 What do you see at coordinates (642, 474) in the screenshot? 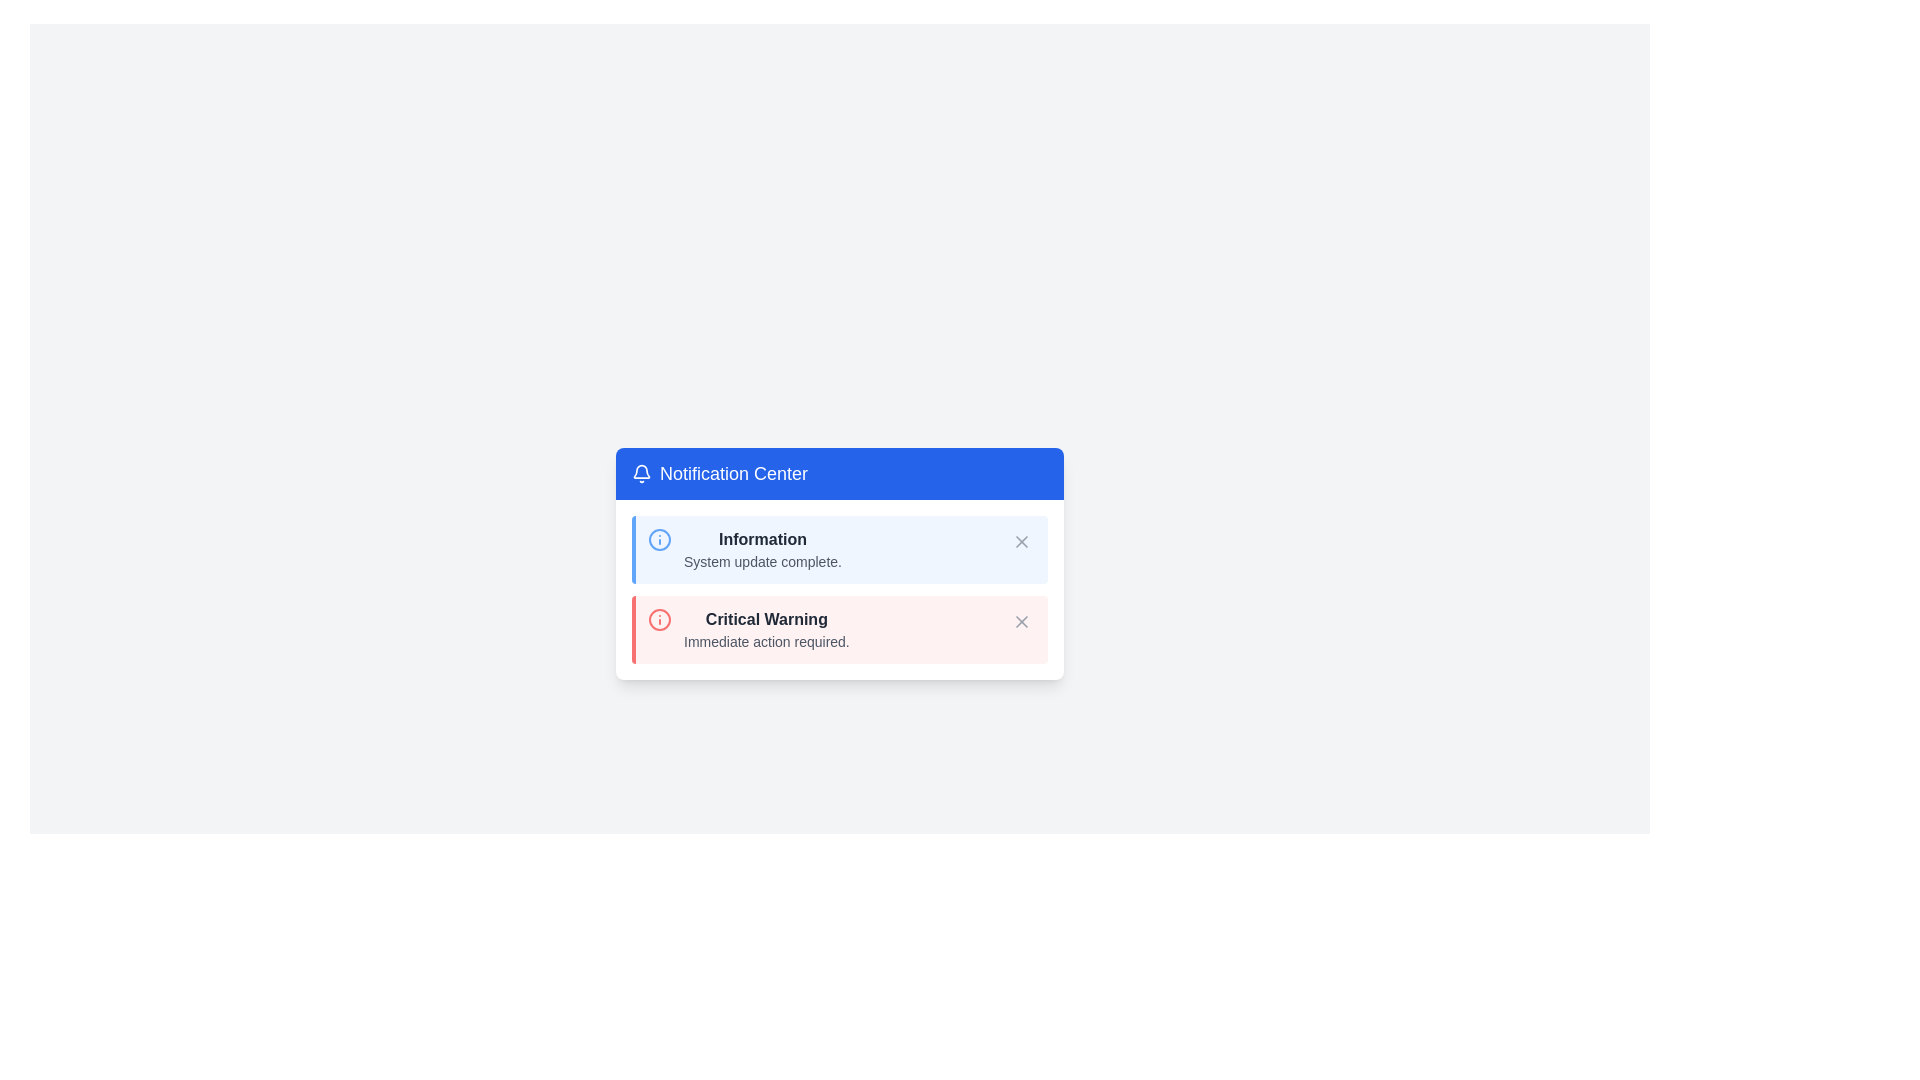
I see `the bell-shaped icon with a blue background and white outline located at the top-left corner of the 'Notification Center' header bar` at bounding box center [642, 474].